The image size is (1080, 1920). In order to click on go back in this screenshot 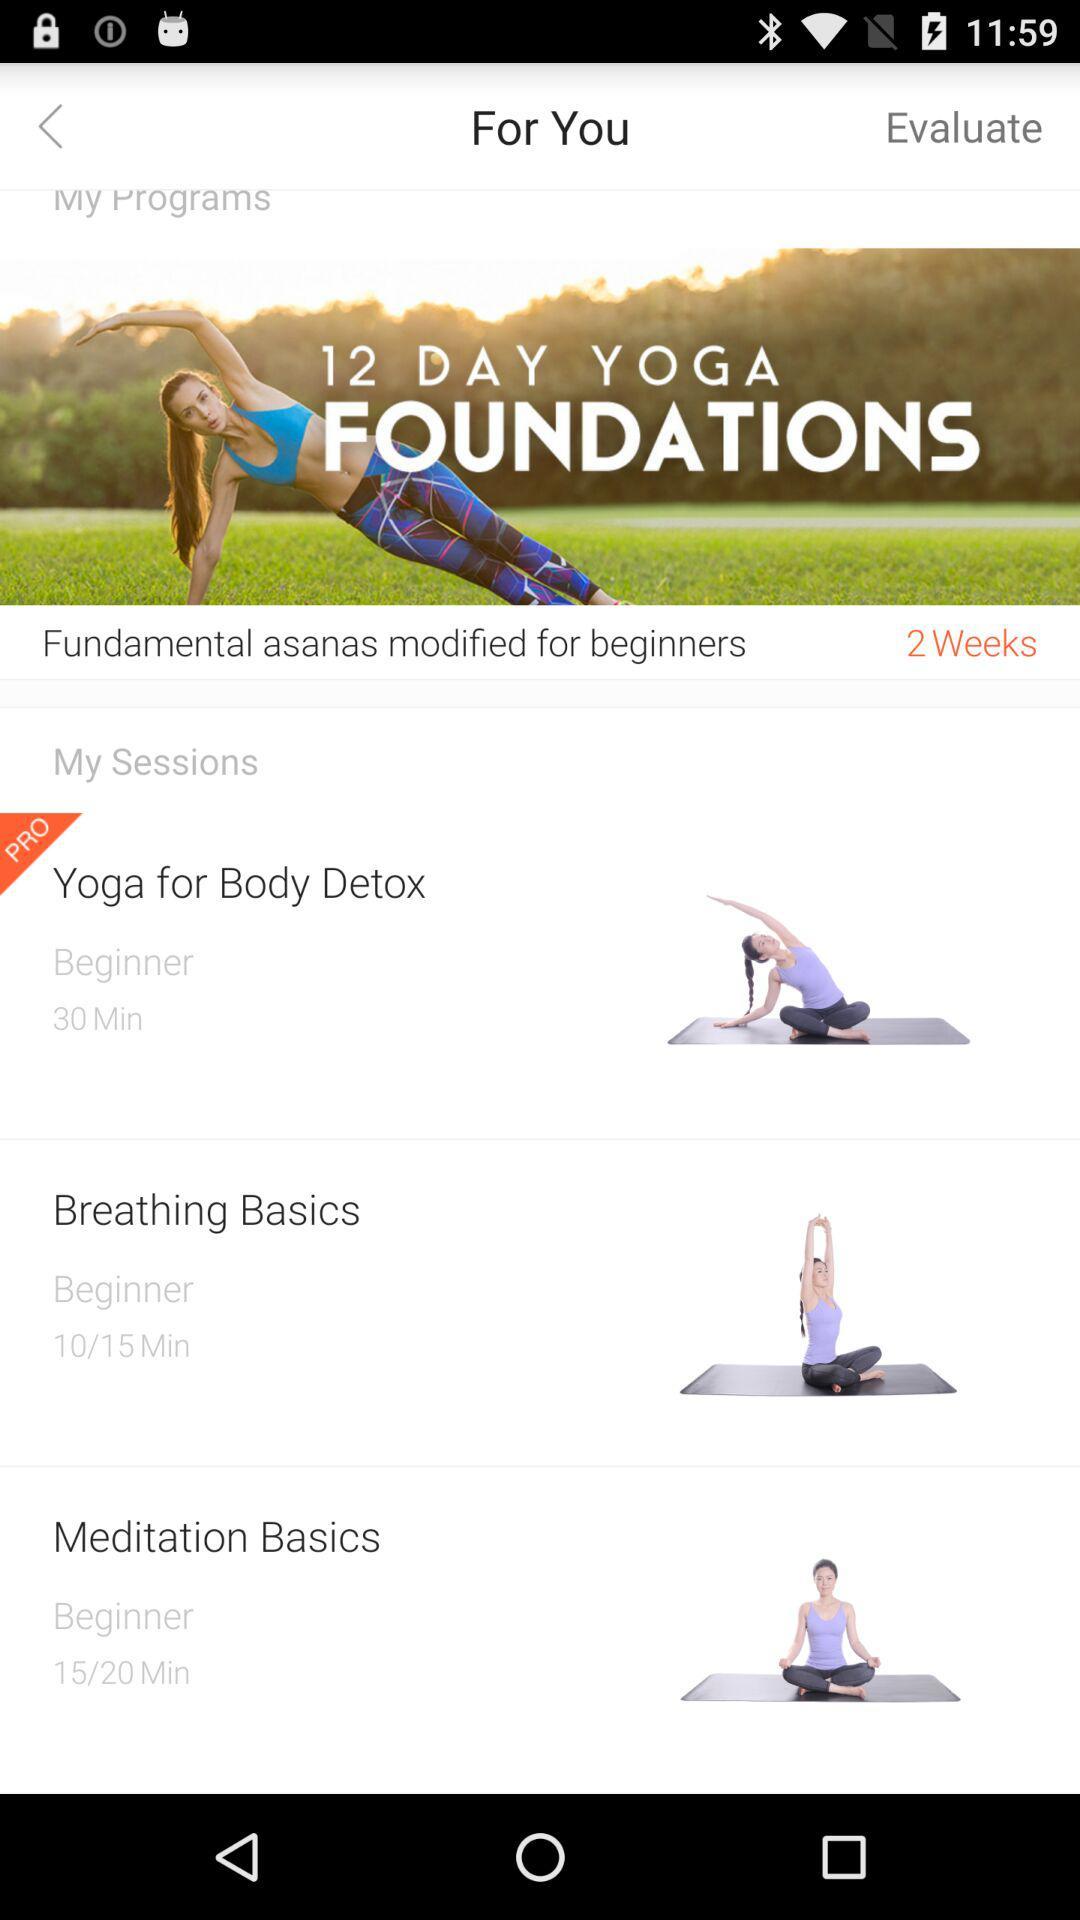, I will do `click(61, 124)`.